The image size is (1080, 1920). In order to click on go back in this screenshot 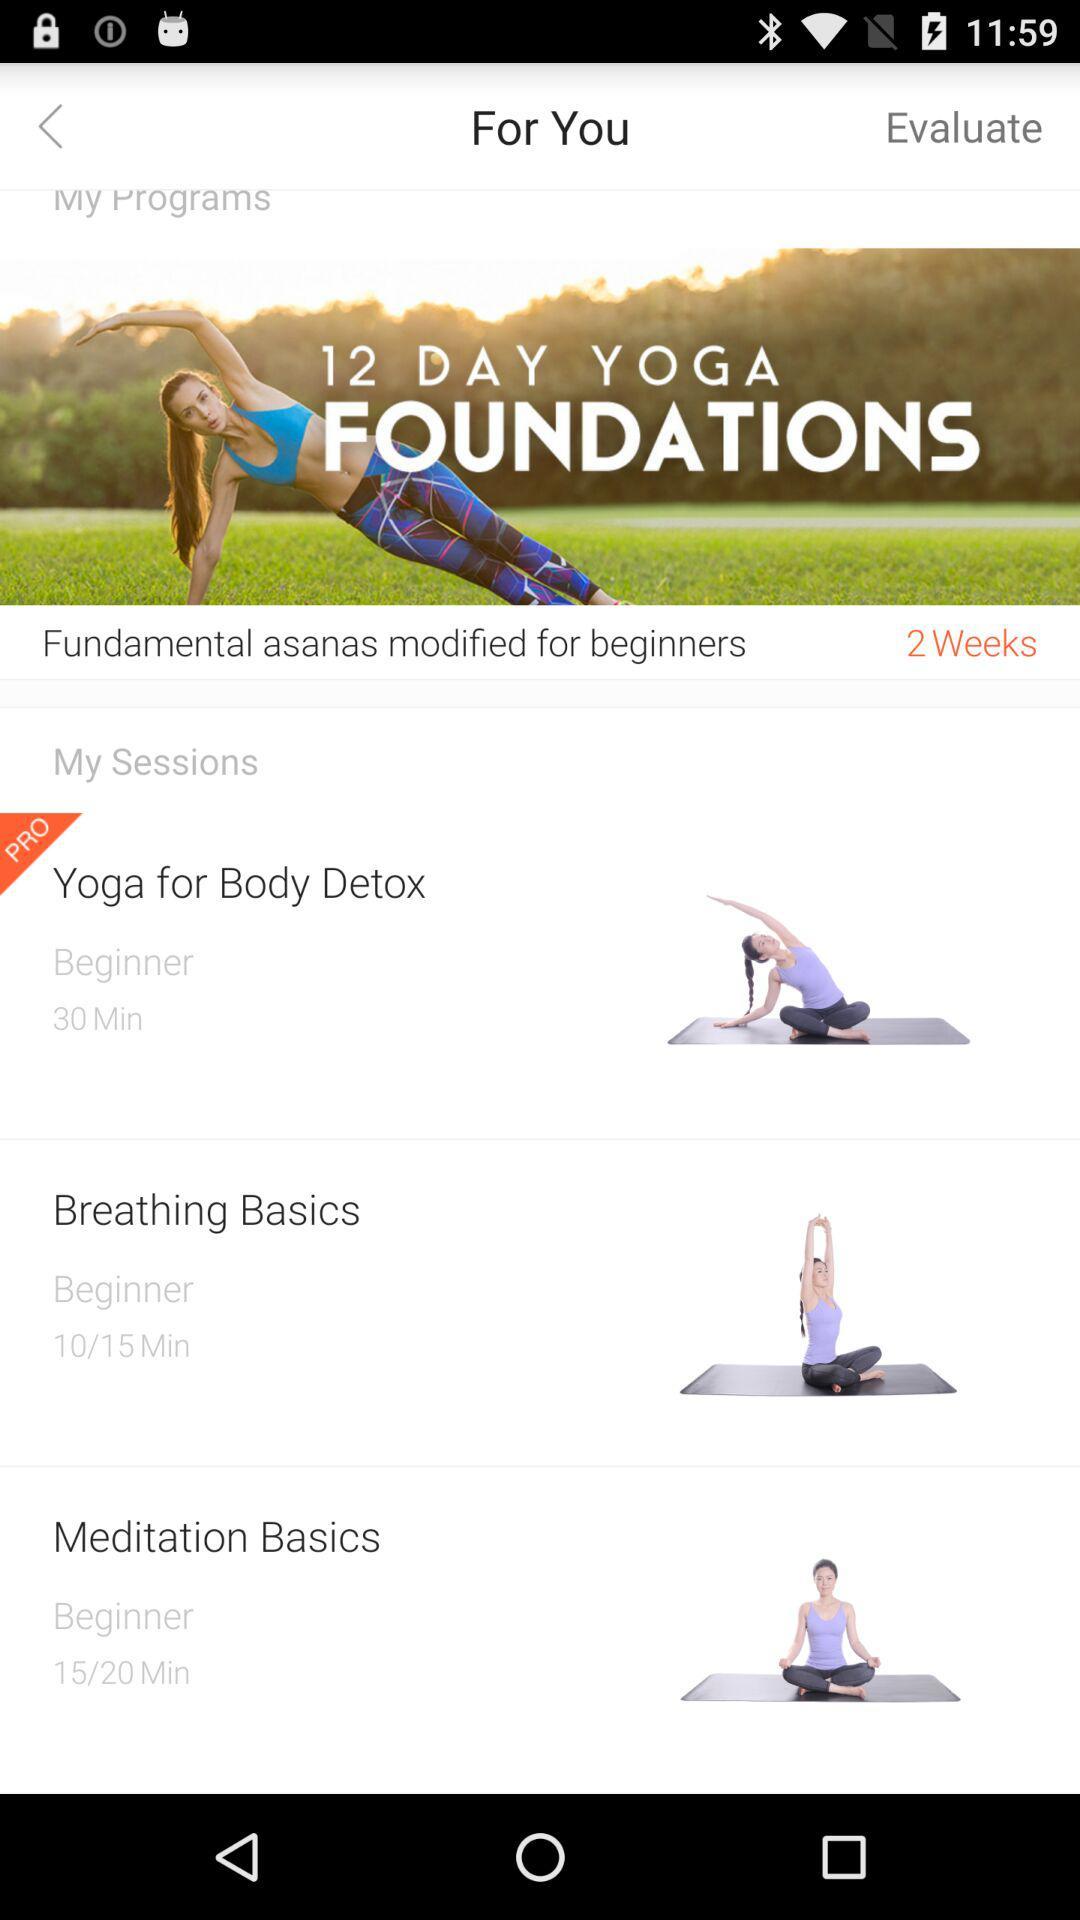, I will do `click(61, 124)`.